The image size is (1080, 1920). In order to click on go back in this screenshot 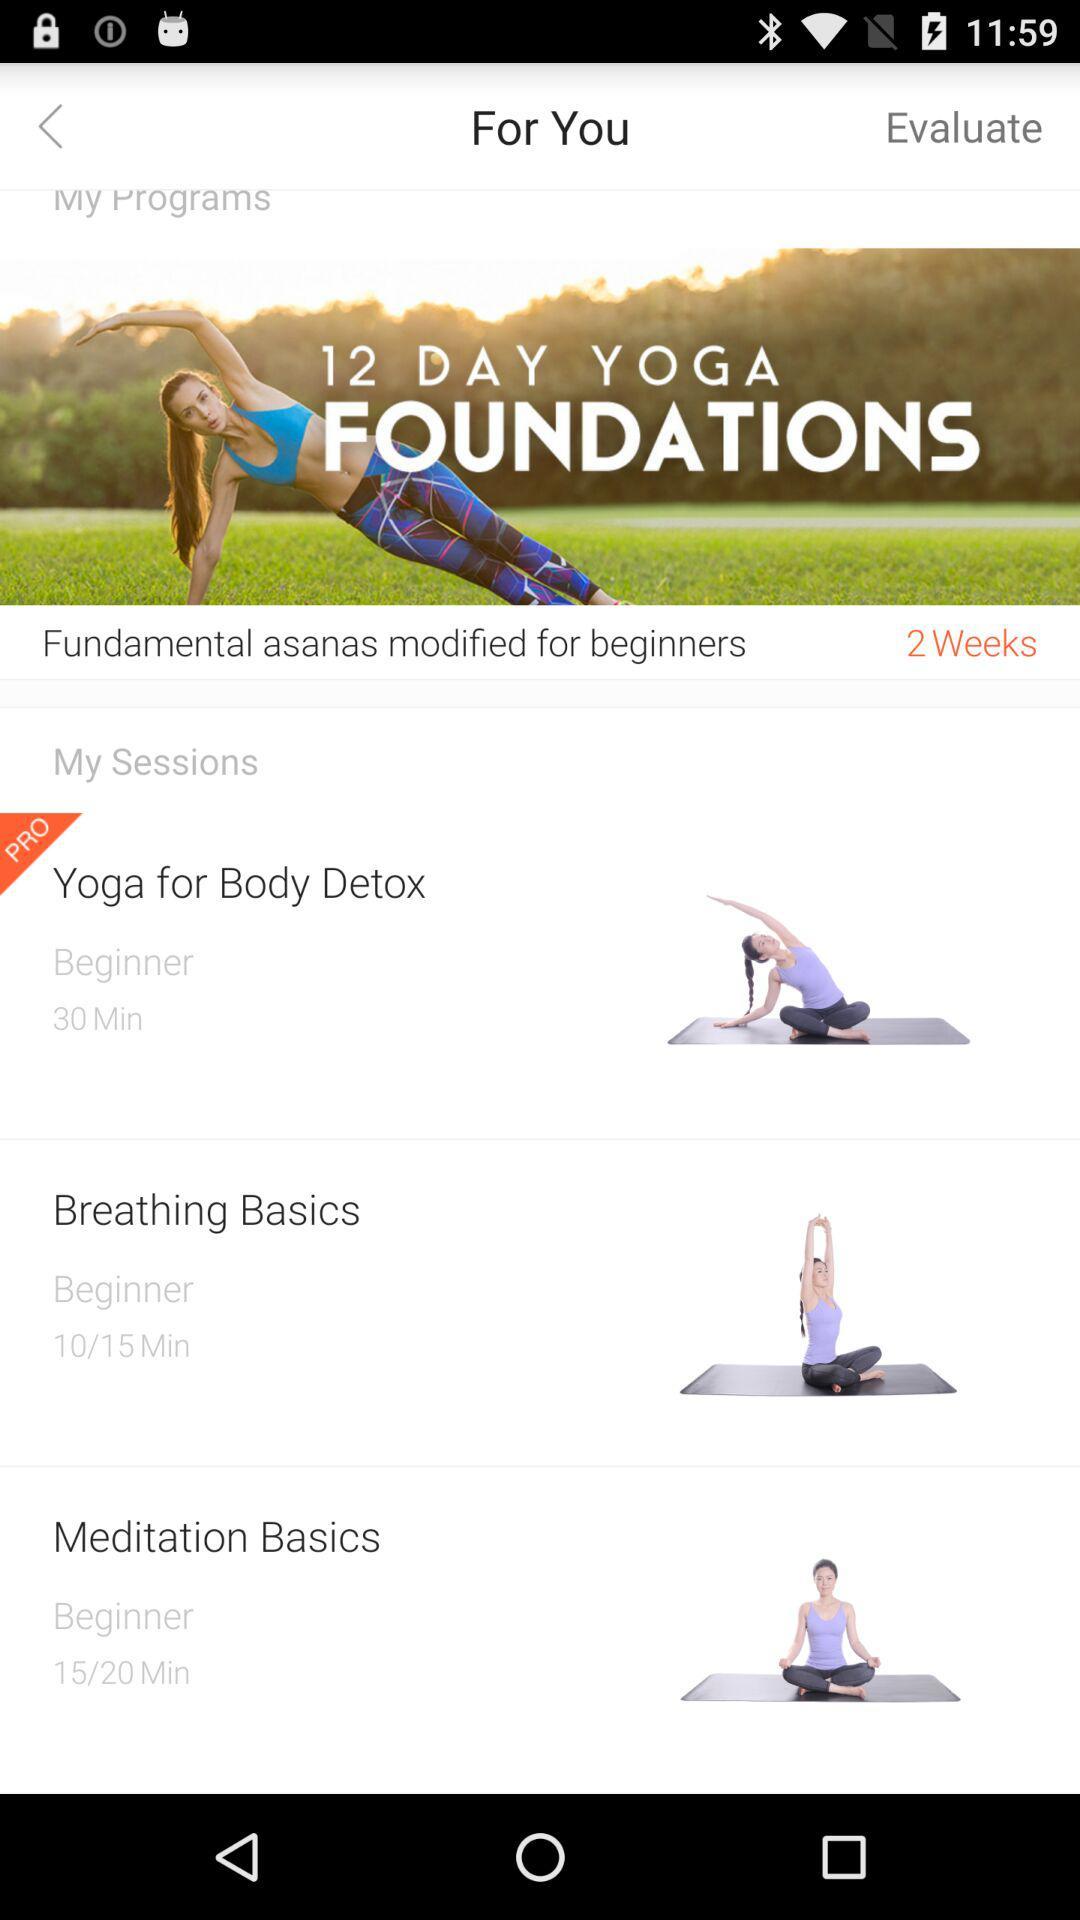, I will do `click(61, 124)`.